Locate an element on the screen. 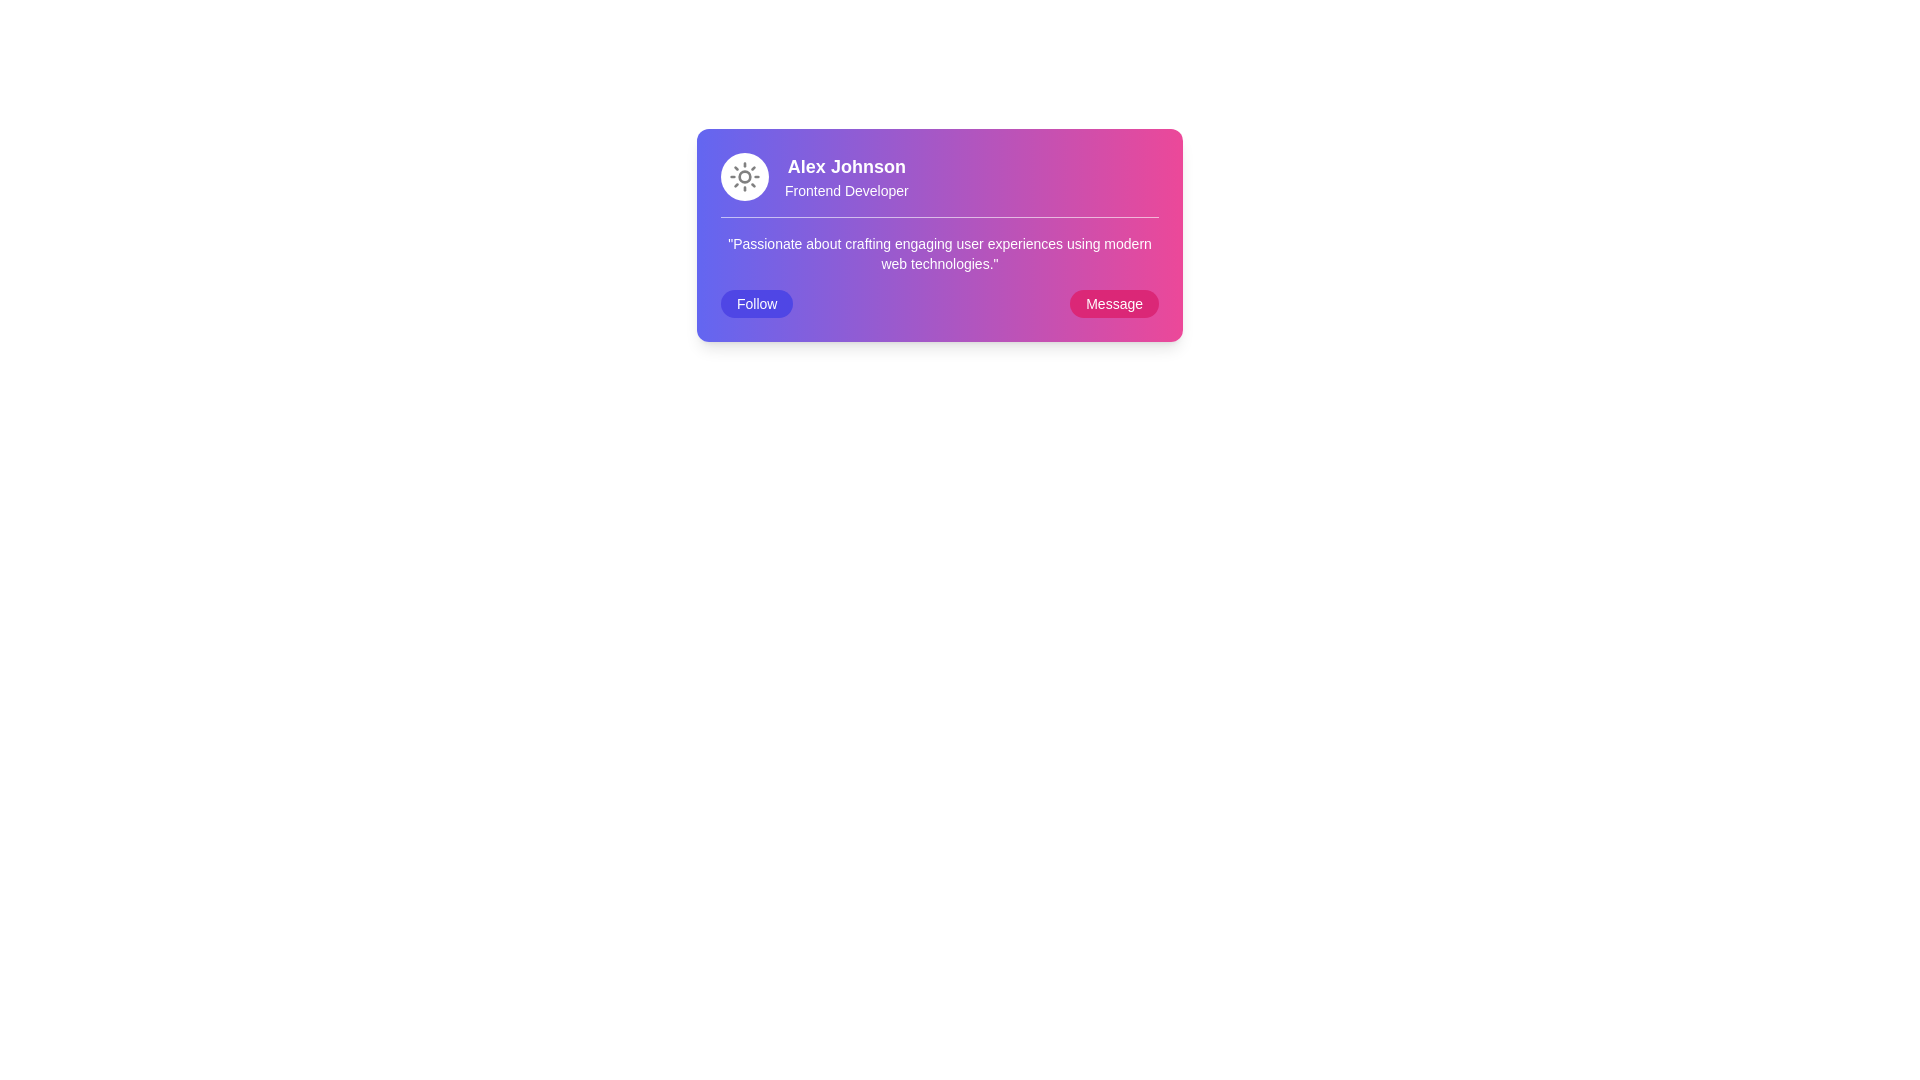  displayed content from the Text display component that shows the name and professional title of the individual, located at the top-center area of the card component is located at coordinates (846, 176).